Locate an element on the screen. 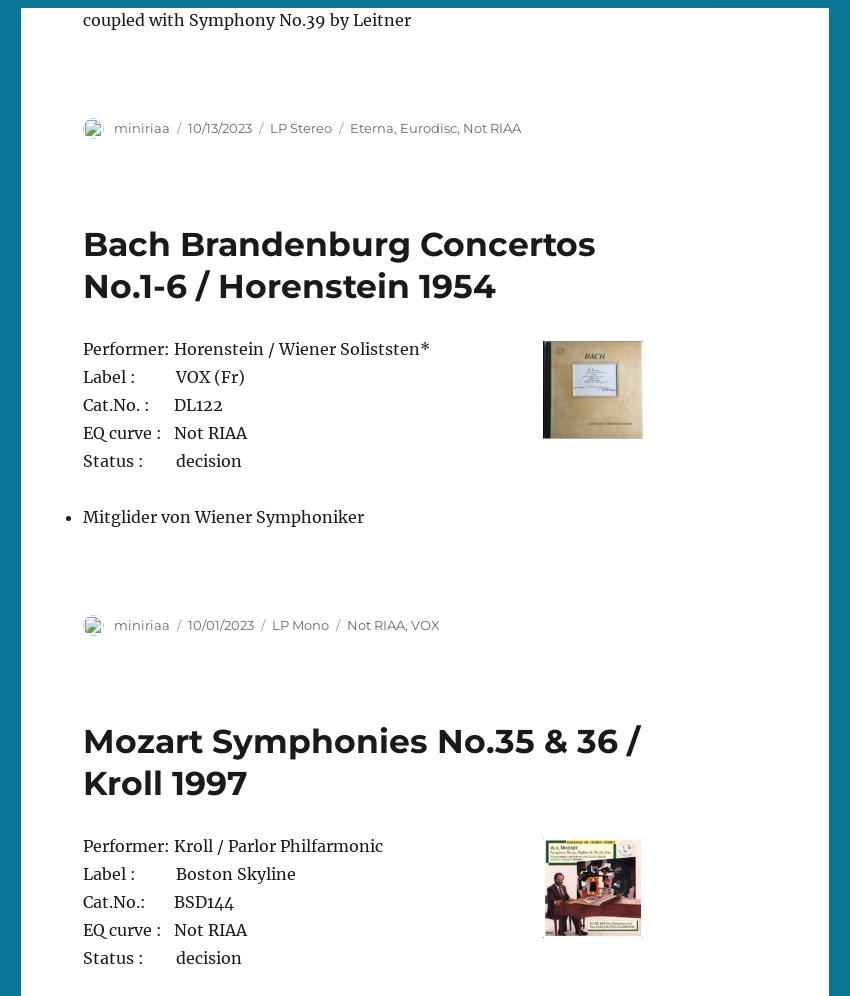 This screenshot has height=996, width=850. 'LP Mono' is located at coordinates (300, 622).